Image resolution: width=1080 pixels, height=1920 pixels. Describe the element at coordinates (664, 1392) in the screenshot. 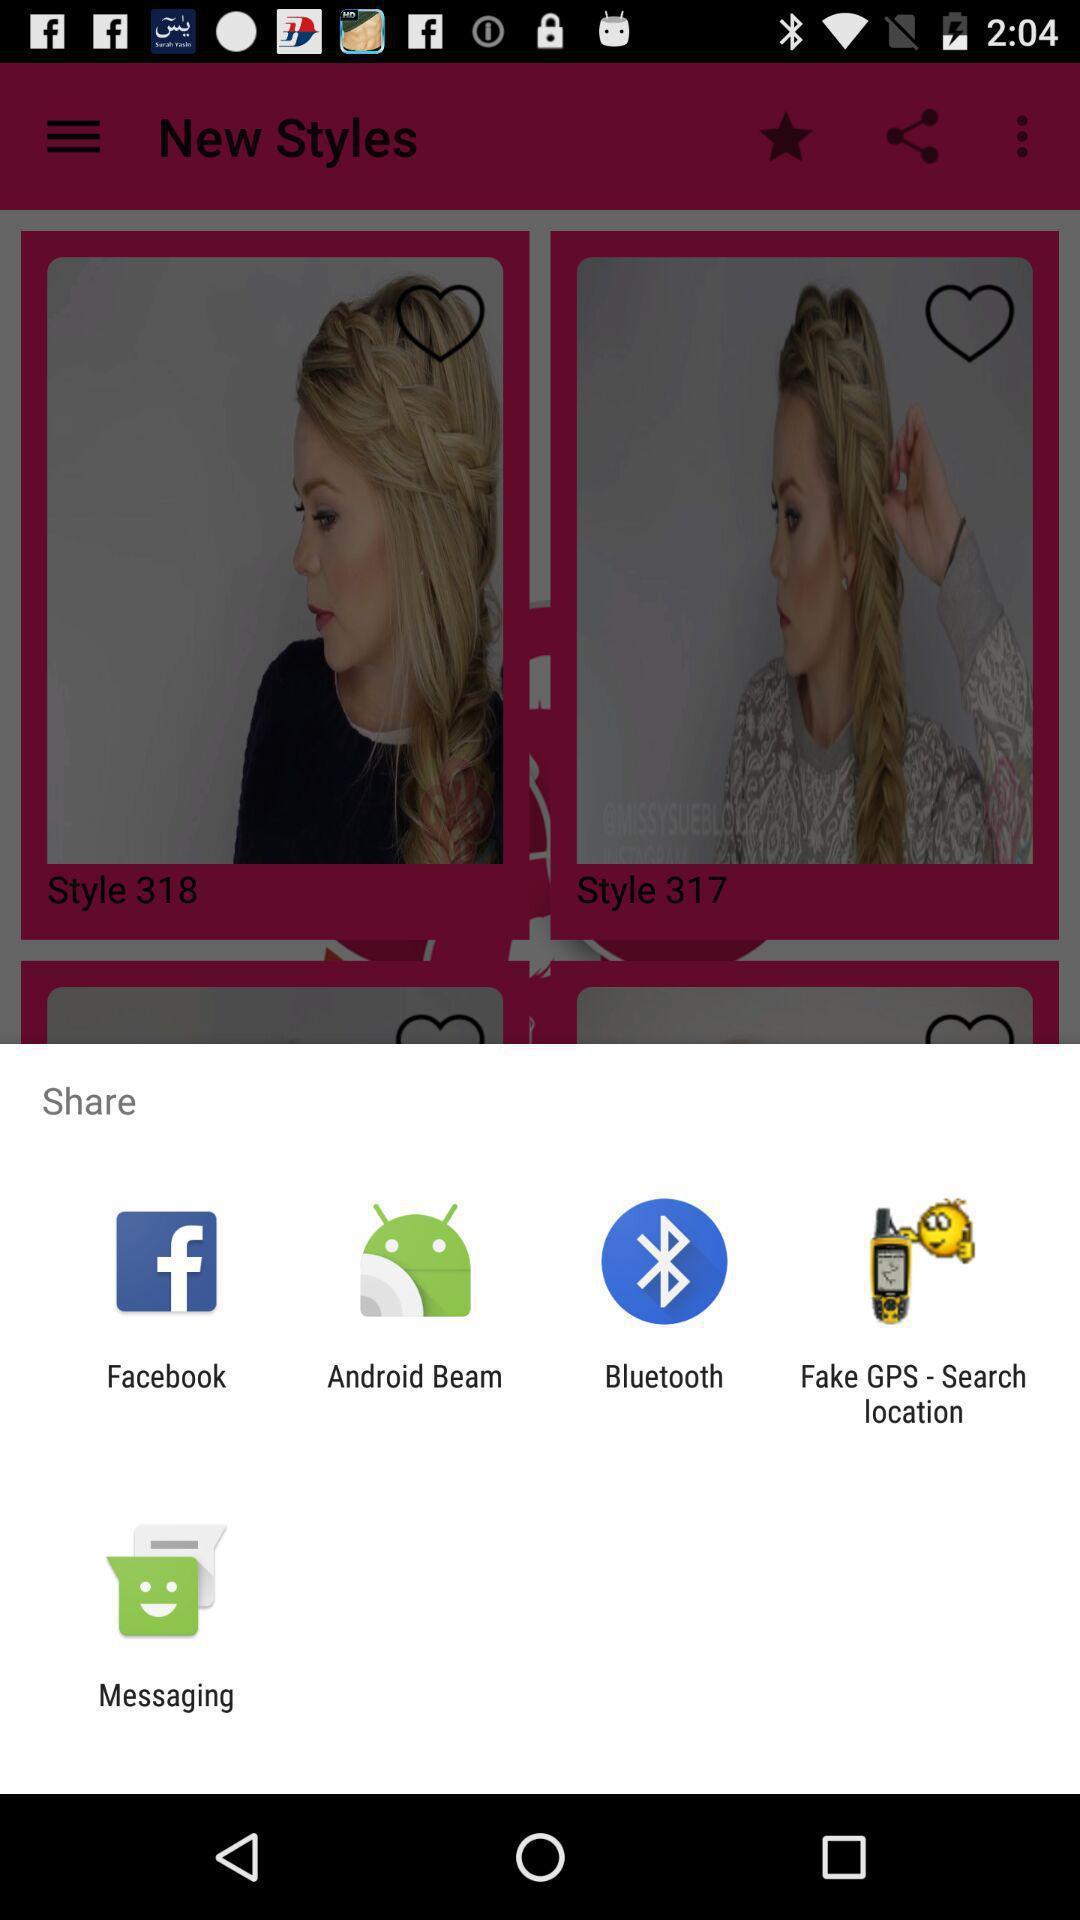

I see `item next to fake gps search` at that location.